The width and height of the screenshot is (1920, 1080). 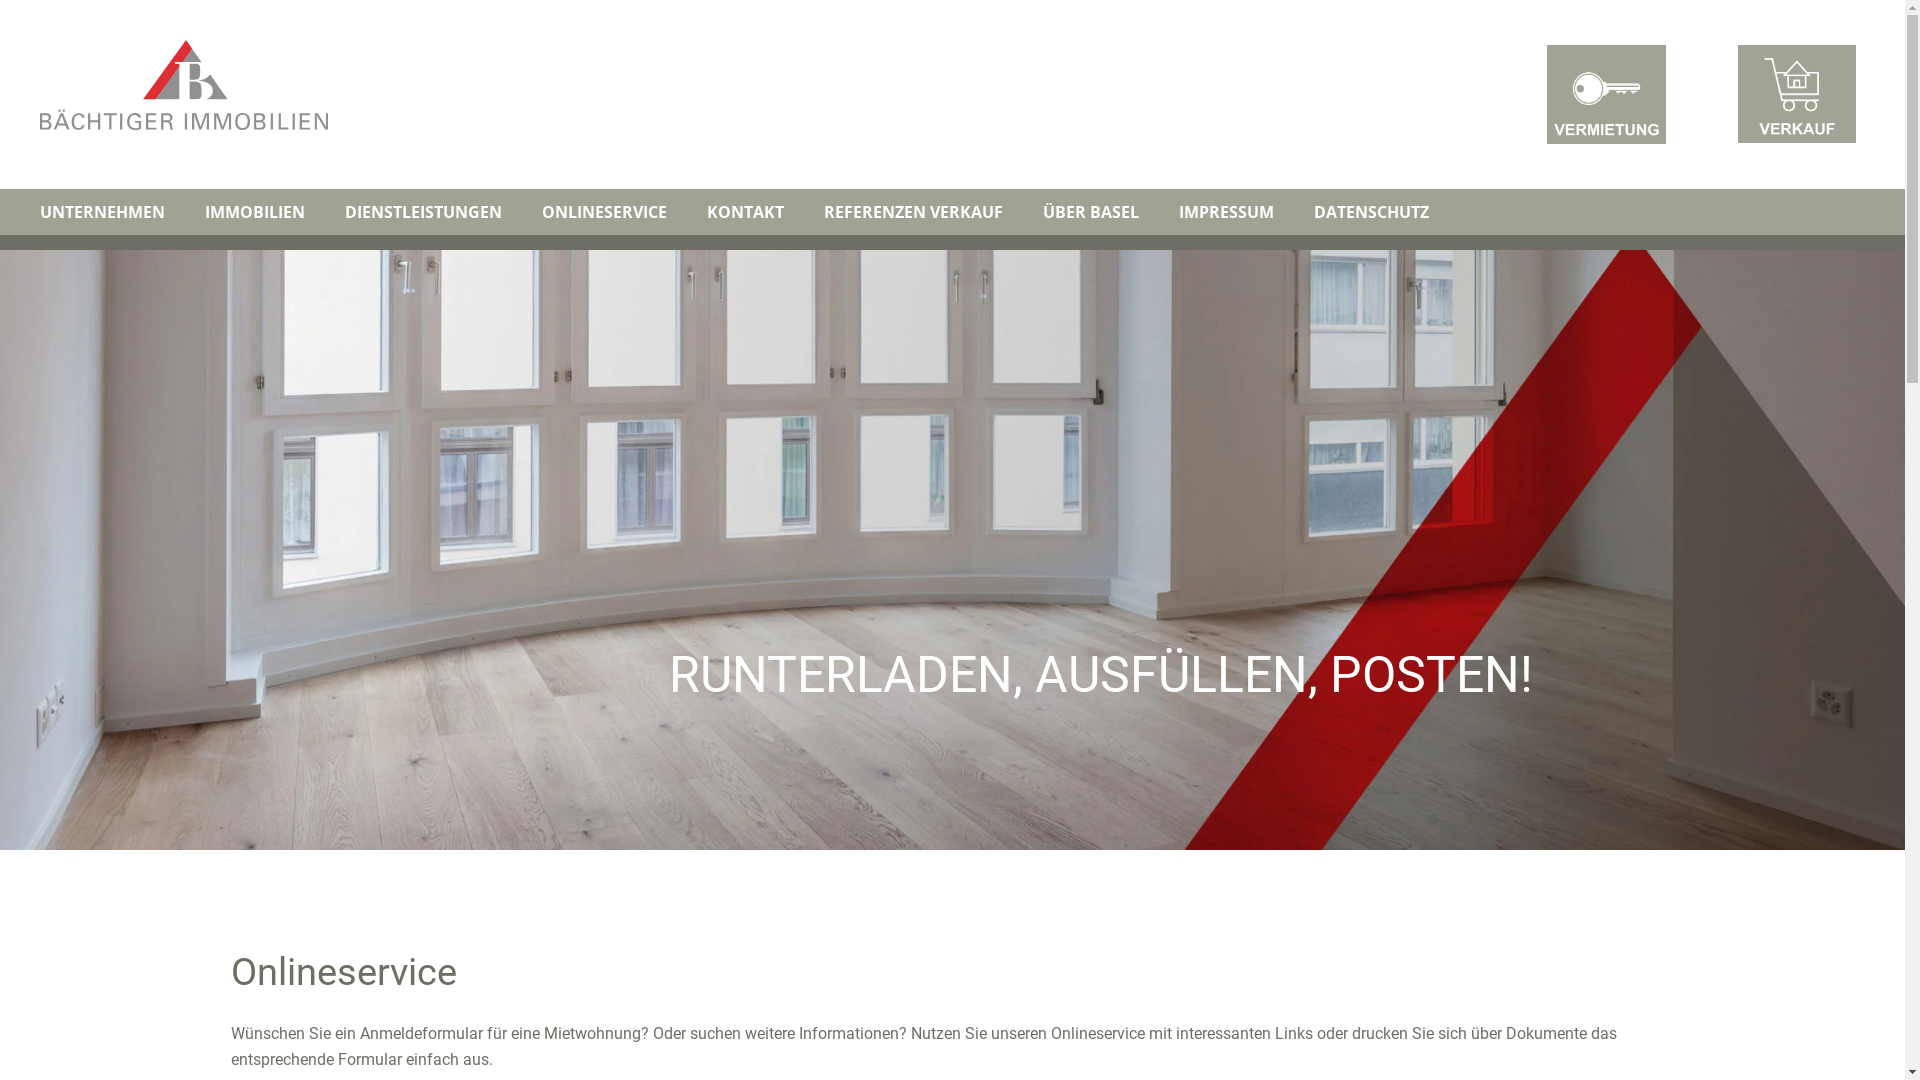 I want to click on 'KONTAKT', so click(x=744, y=212).